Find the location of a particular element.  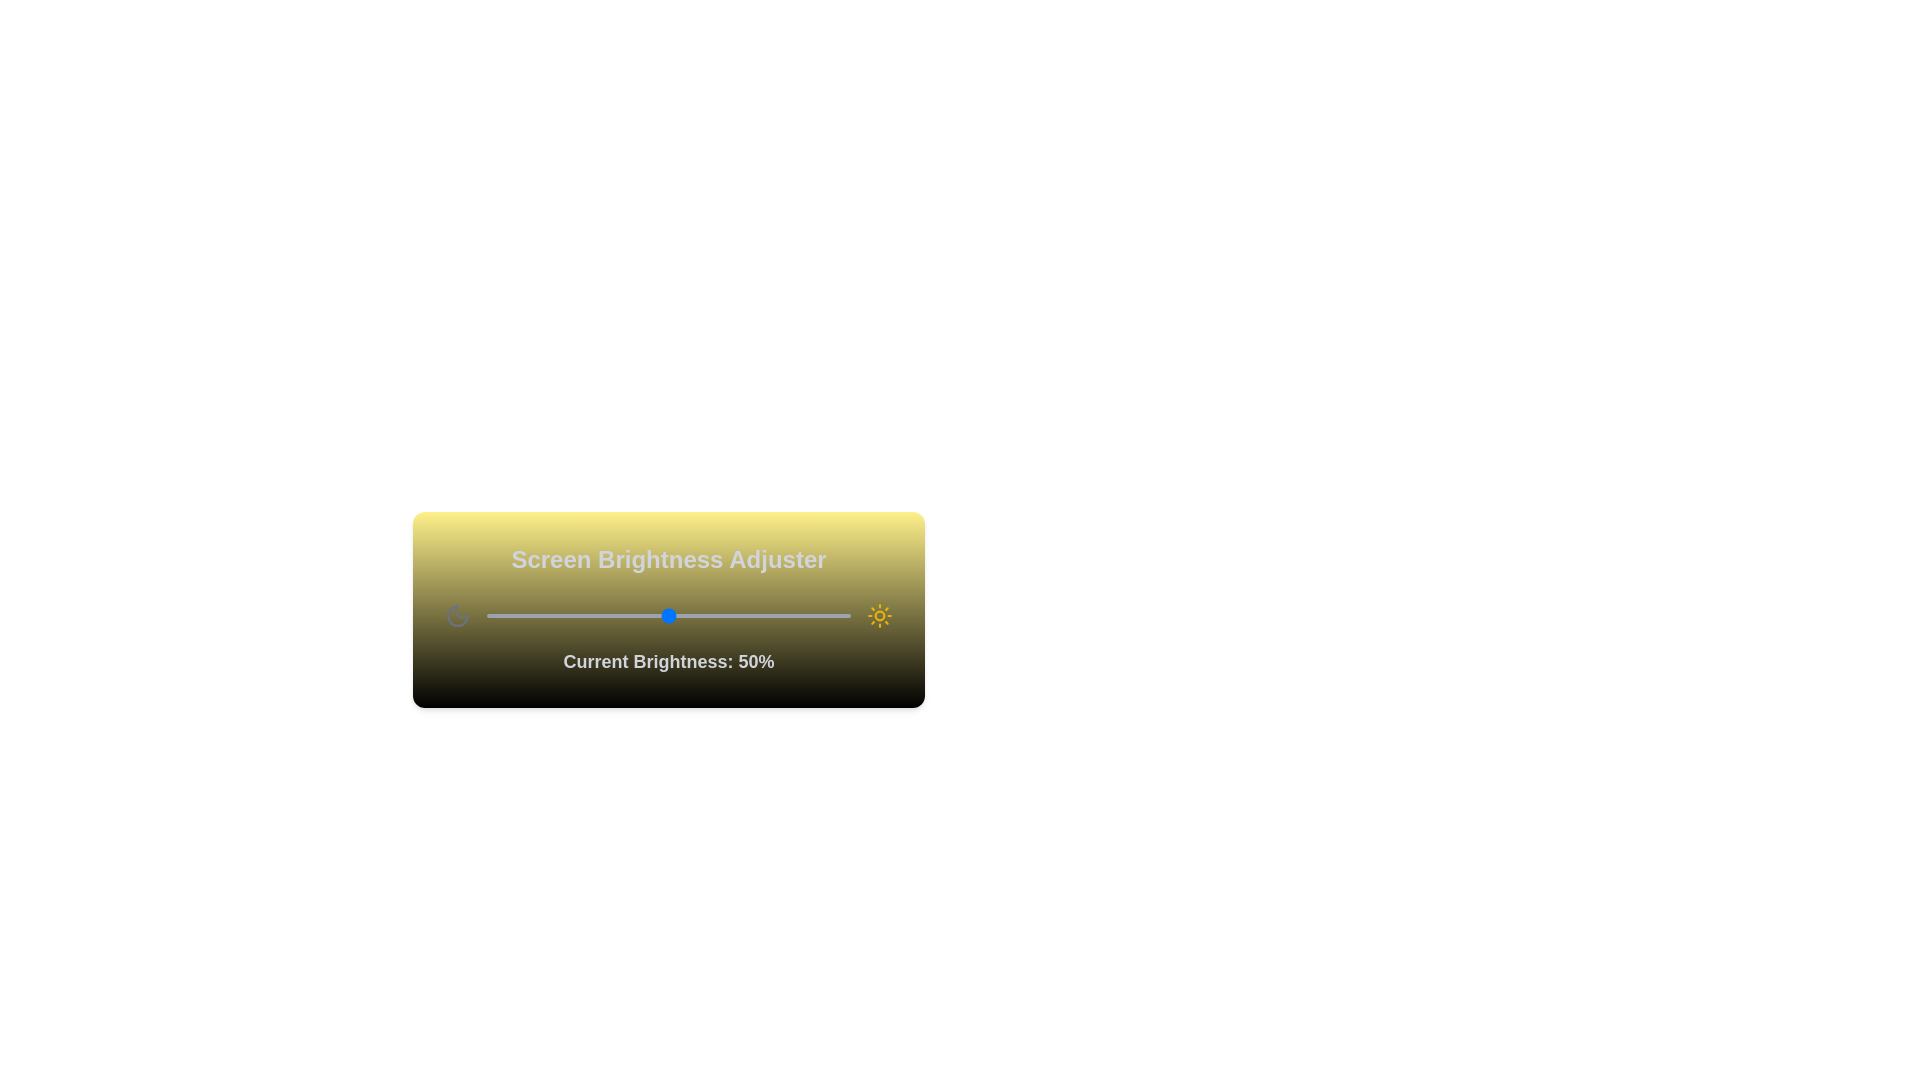

the brightness slider to 99% is located at coordinates (847, 615).